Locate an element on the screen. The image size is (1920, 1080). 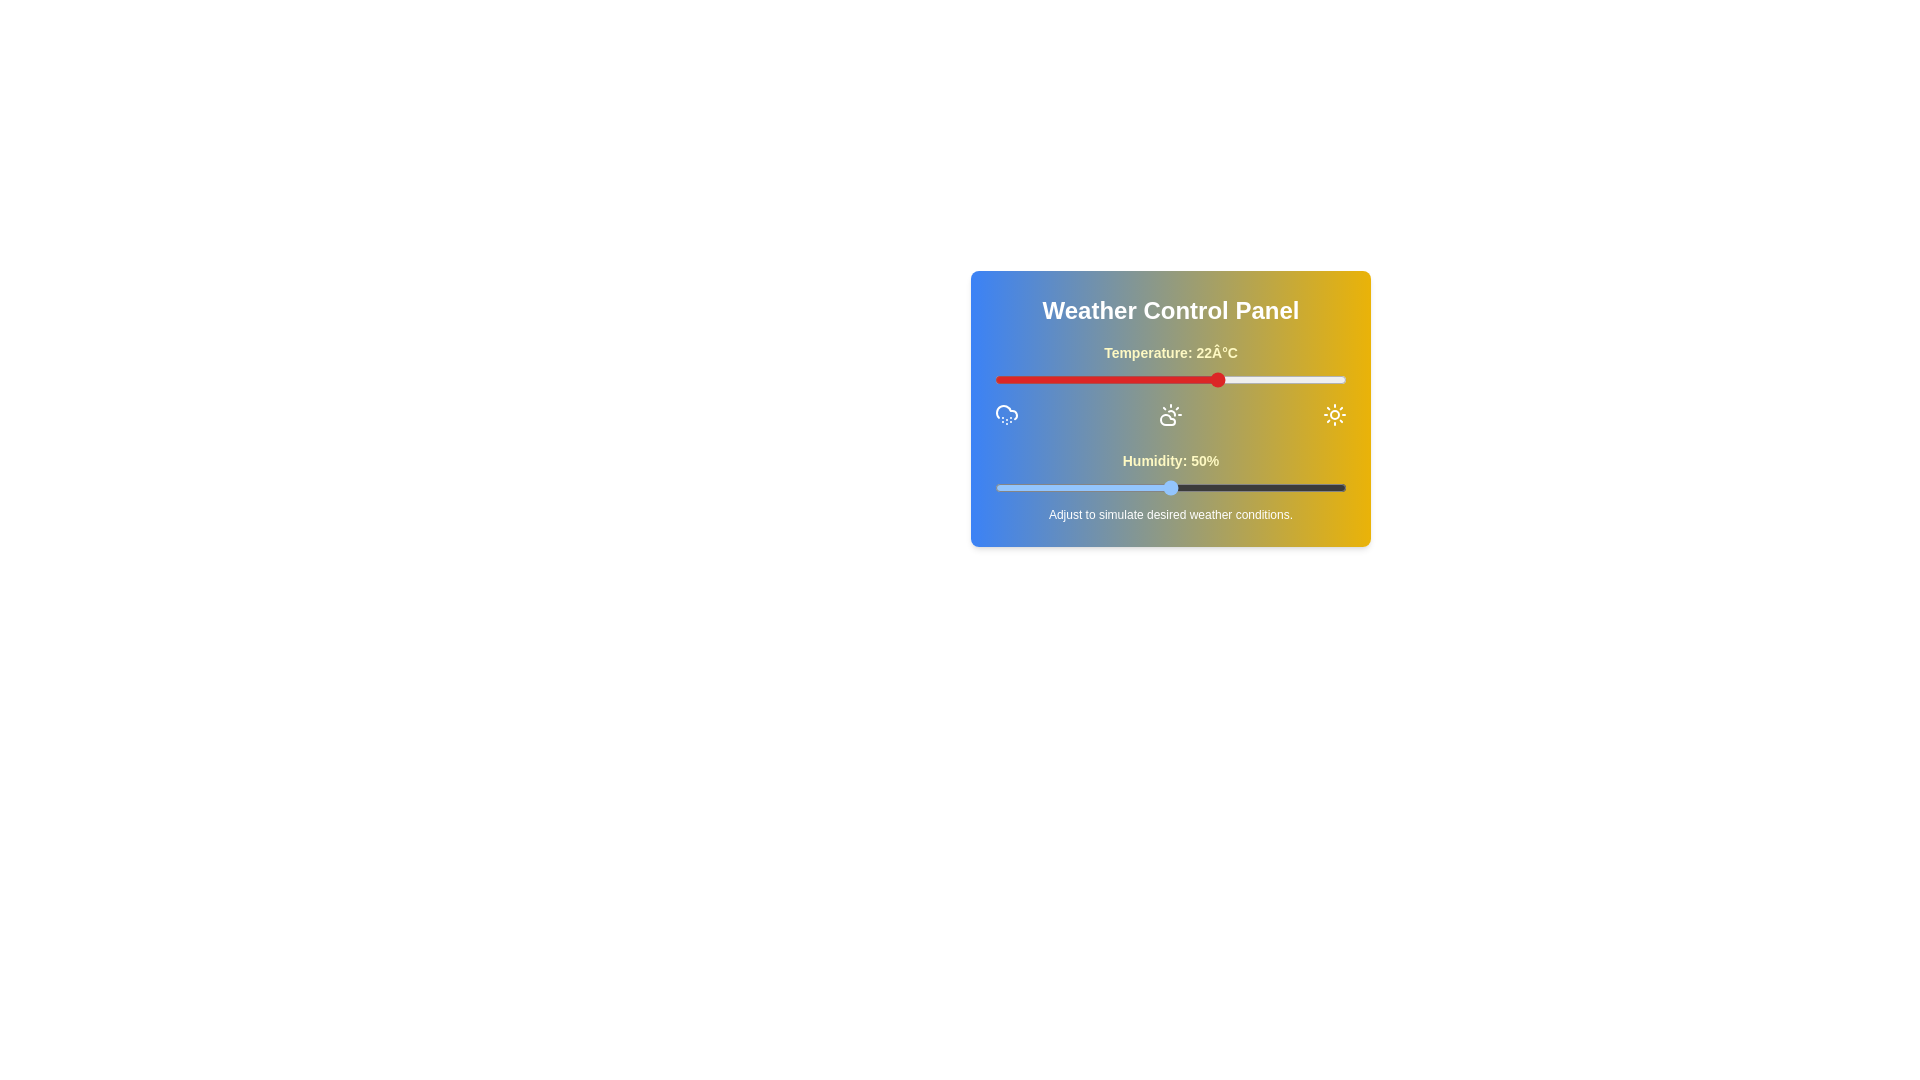
humidity is located at coordinates (1272, 488).